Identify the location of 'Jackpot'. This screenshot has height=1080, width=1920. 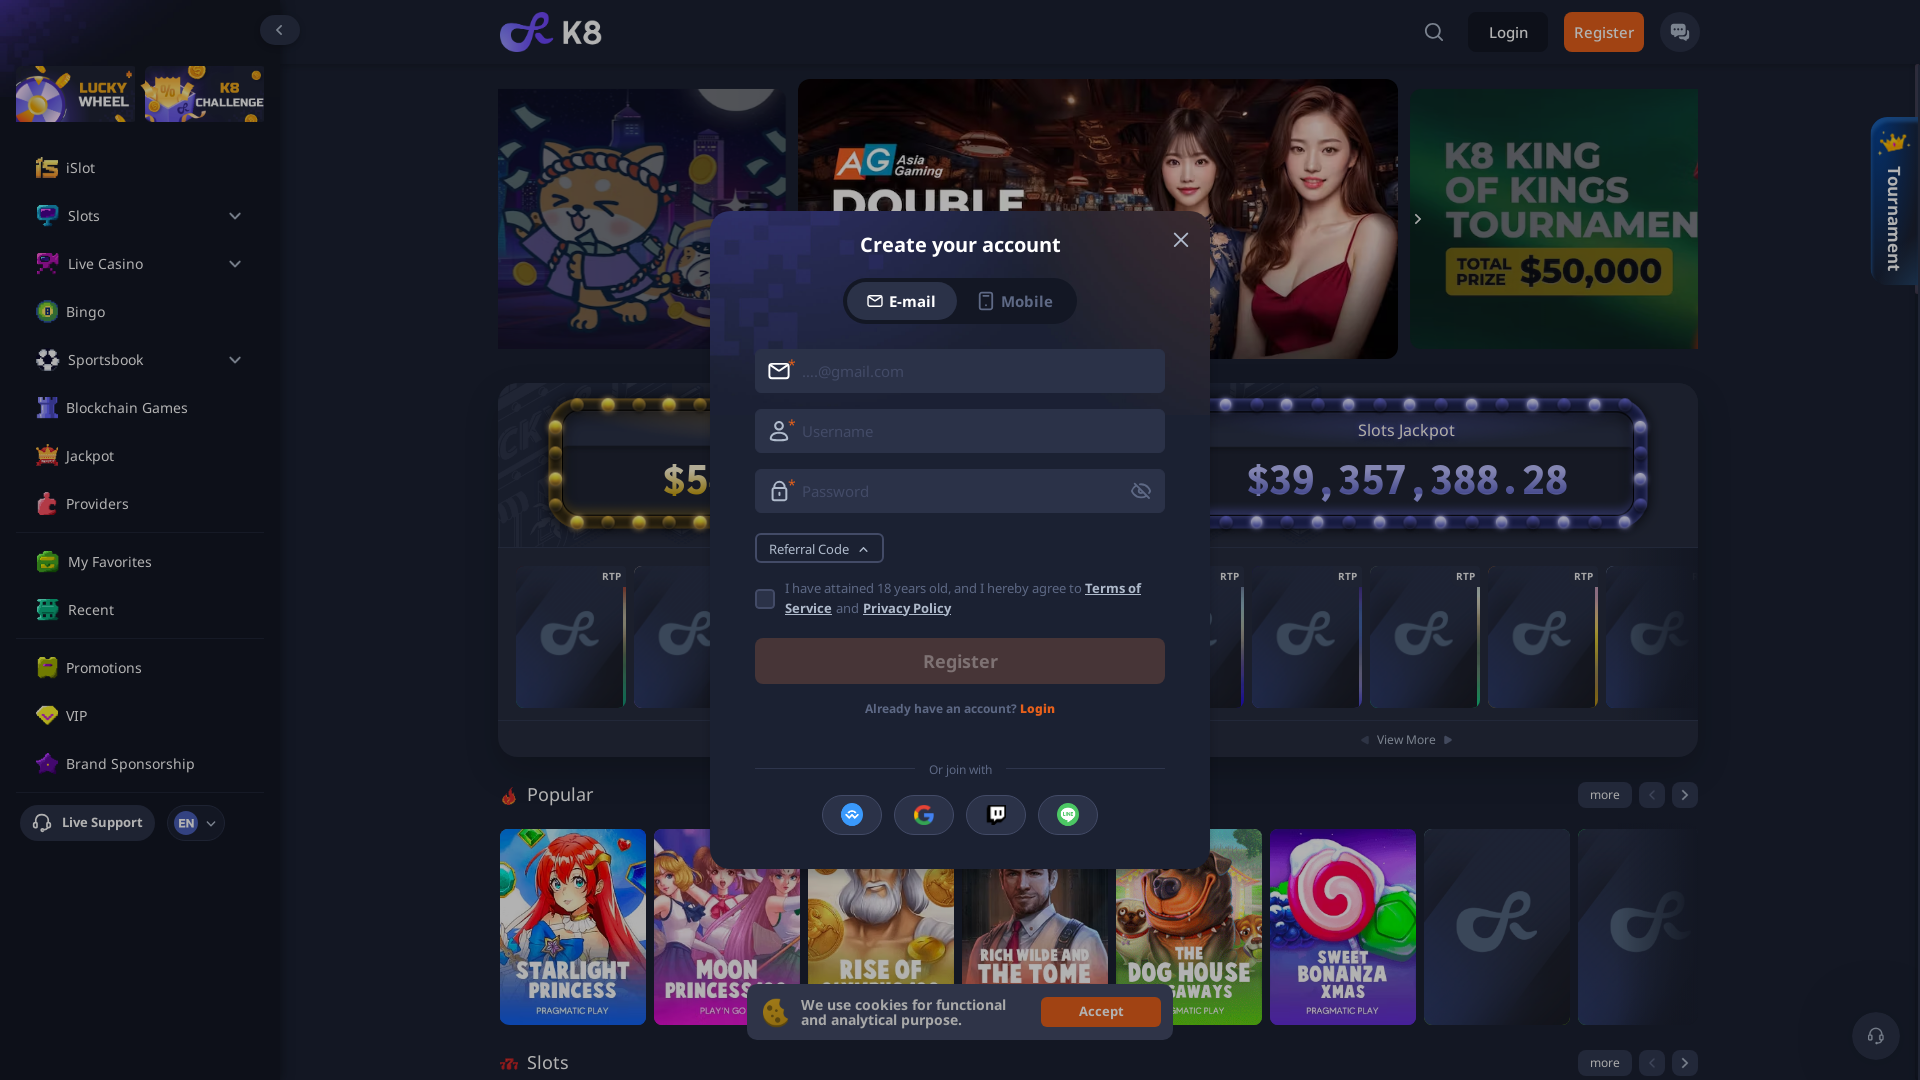
(153, 455).